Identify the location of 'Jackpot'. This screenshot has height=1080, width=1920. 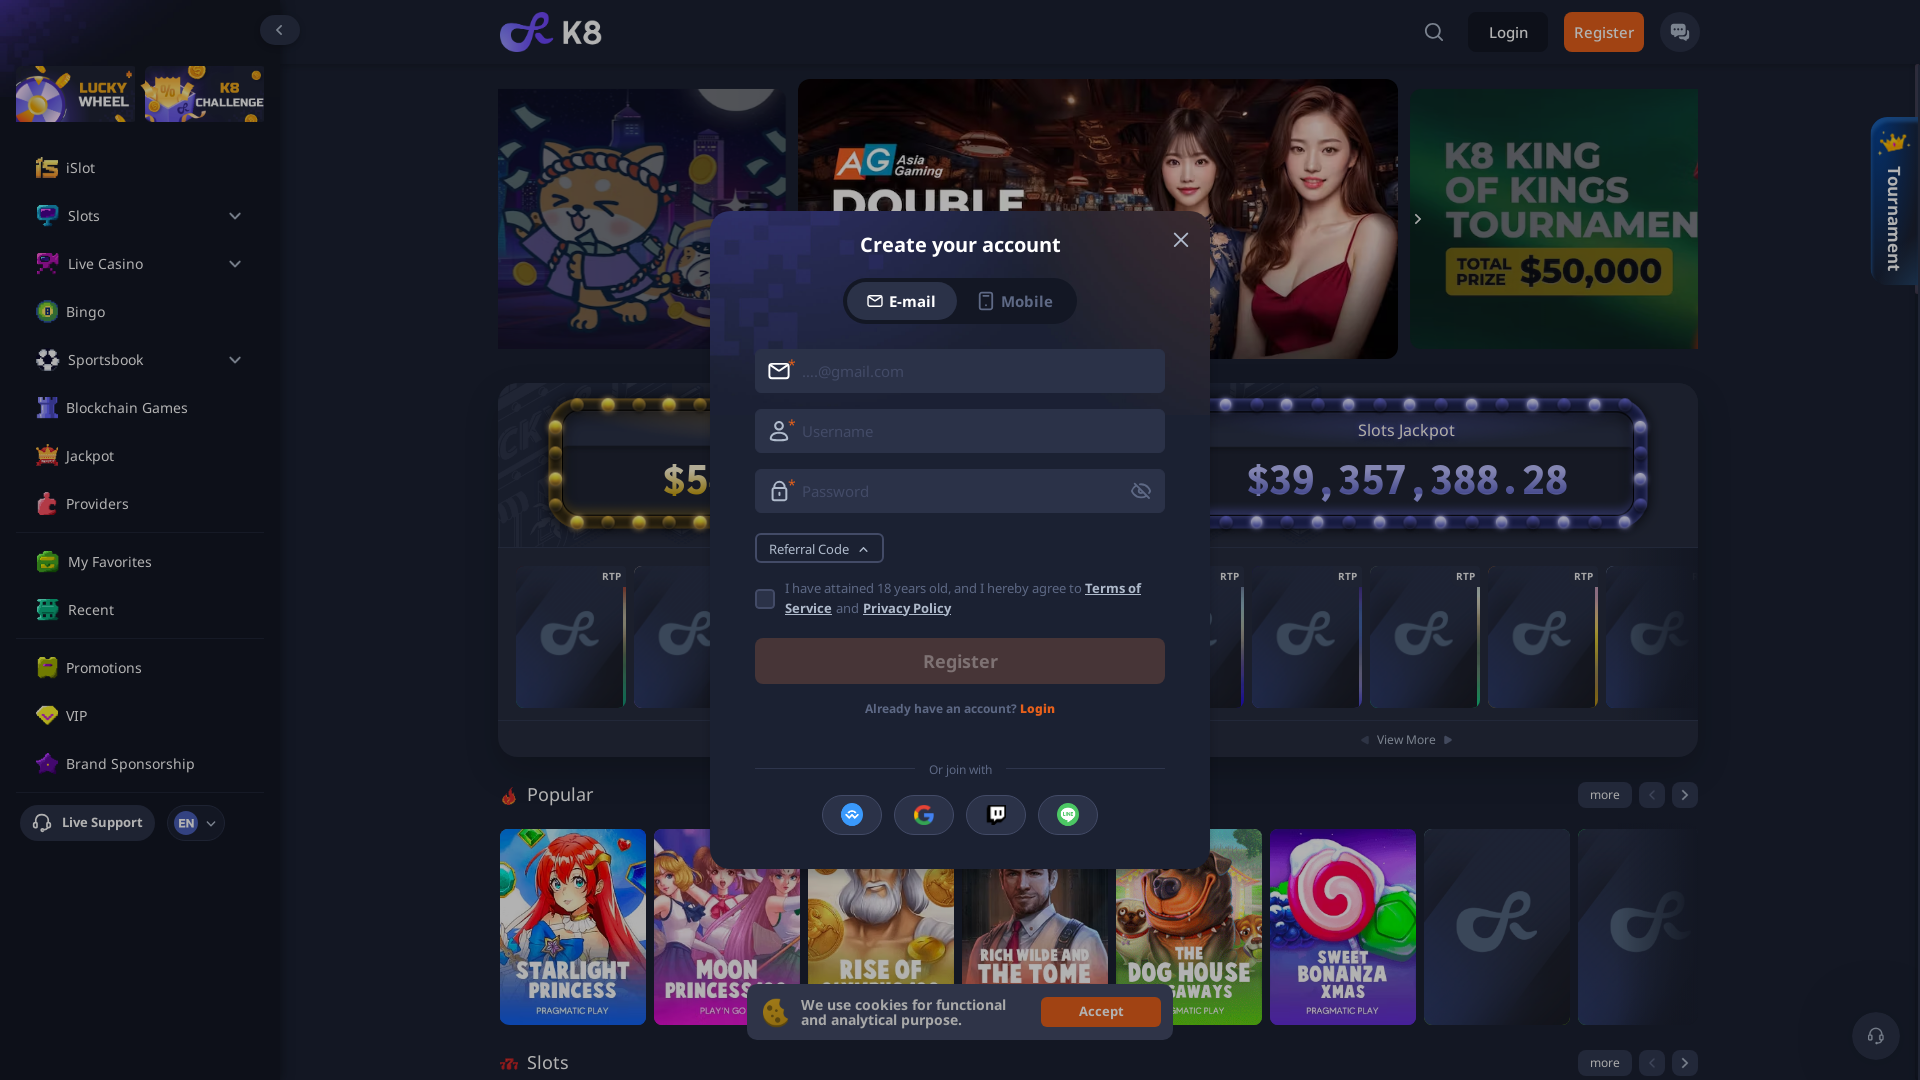
(153, 455).